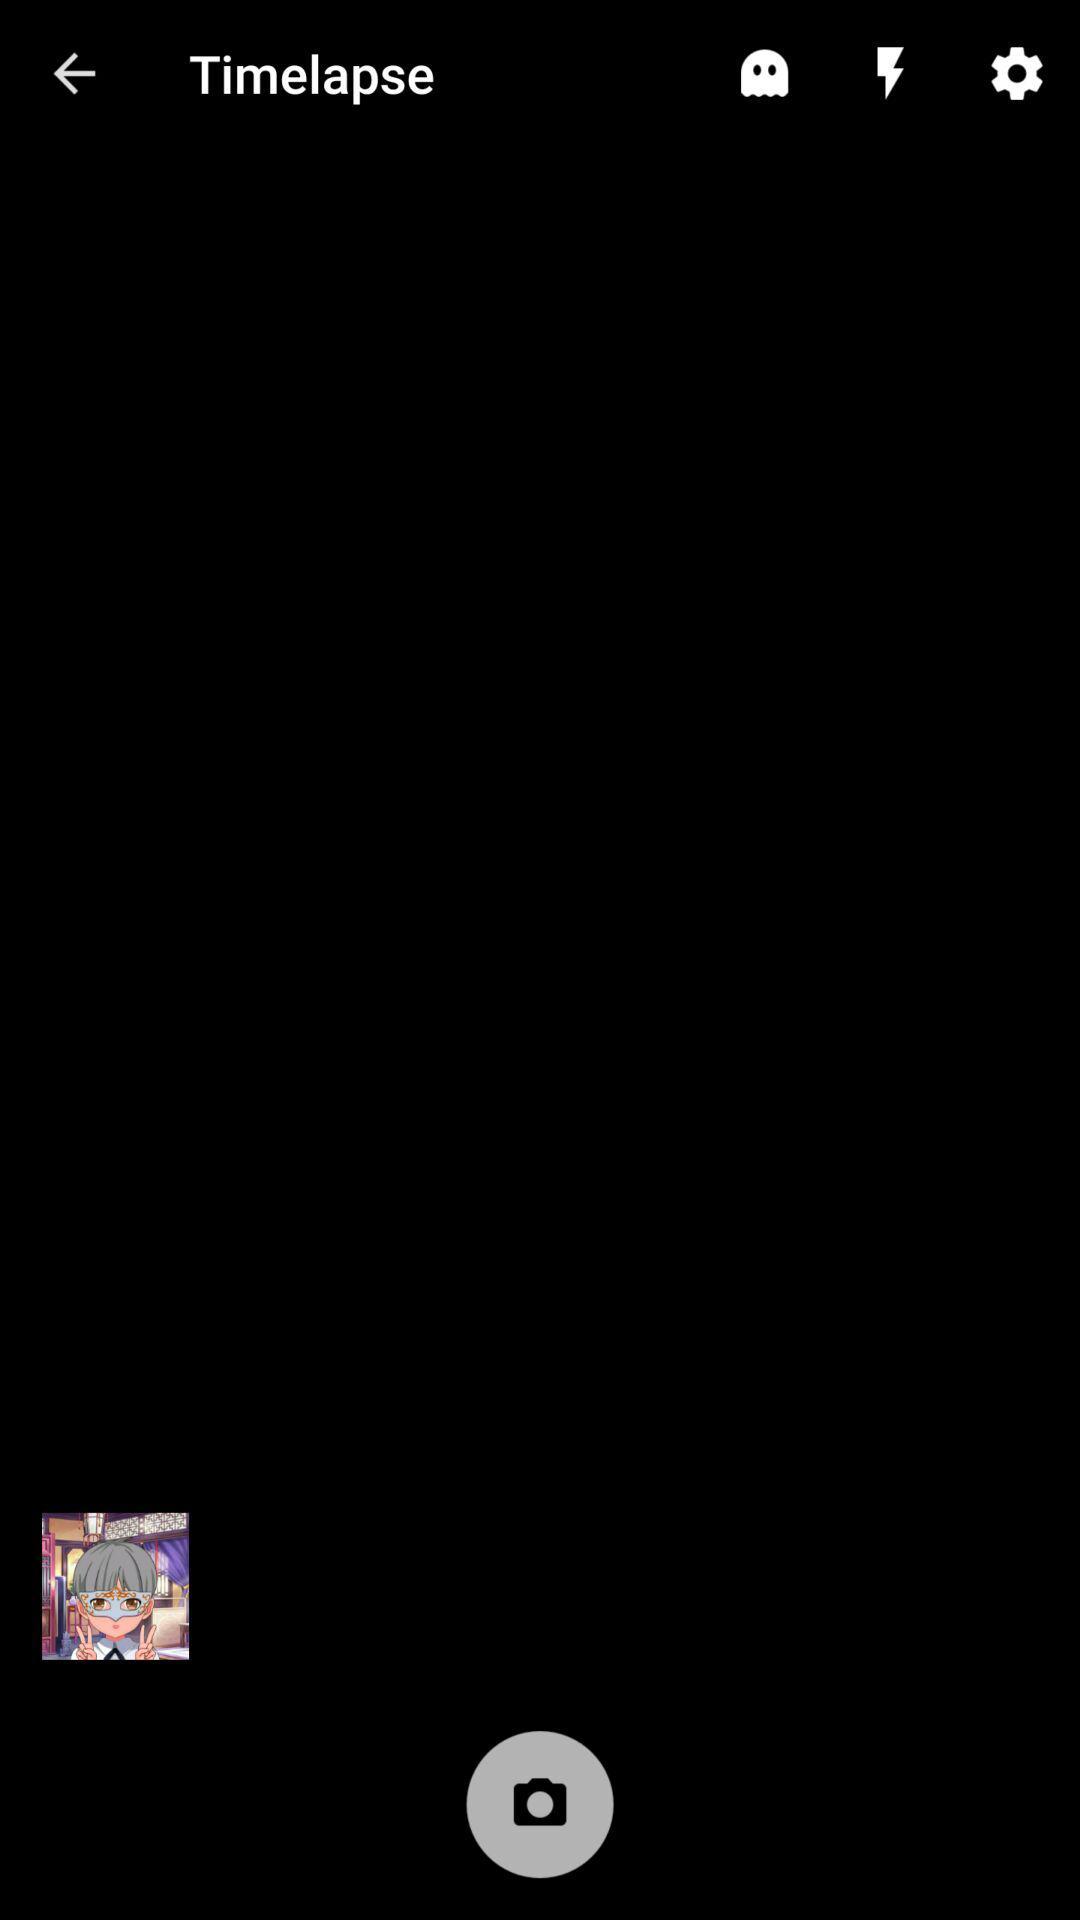 The width and height of the screenshot is (1080, 1920). What do you see at coordinates (540, 1814) in the screenshot?
I see `take a photo` at bounding box center [540, 1814].